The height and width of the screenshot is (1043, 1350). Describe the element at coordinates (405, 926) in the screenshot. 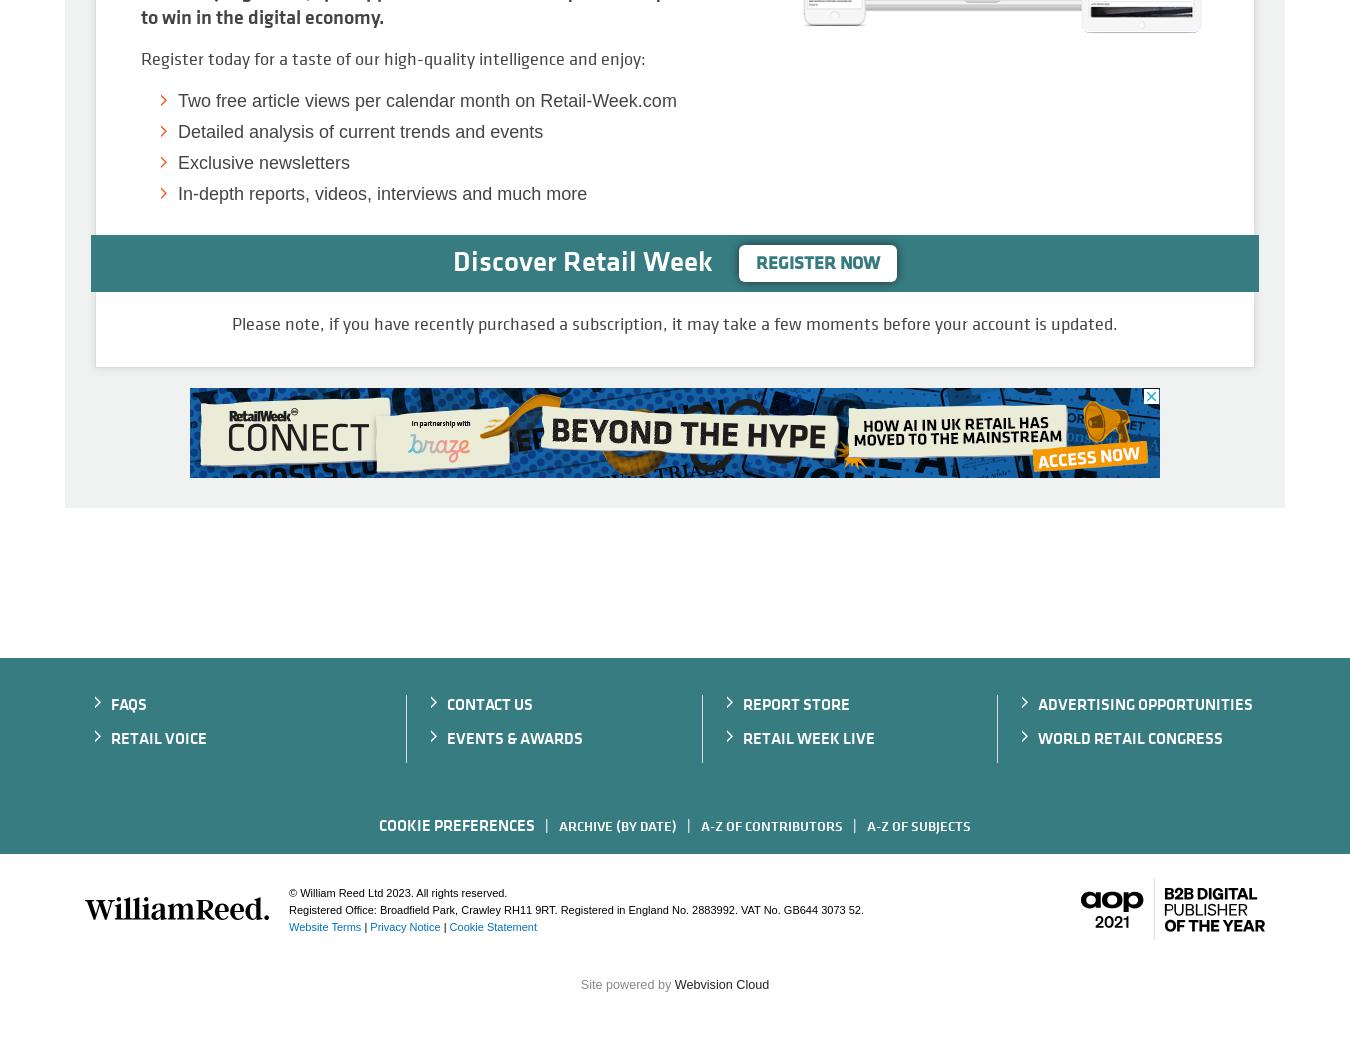

I see `'Privacy Notice'` at that location.